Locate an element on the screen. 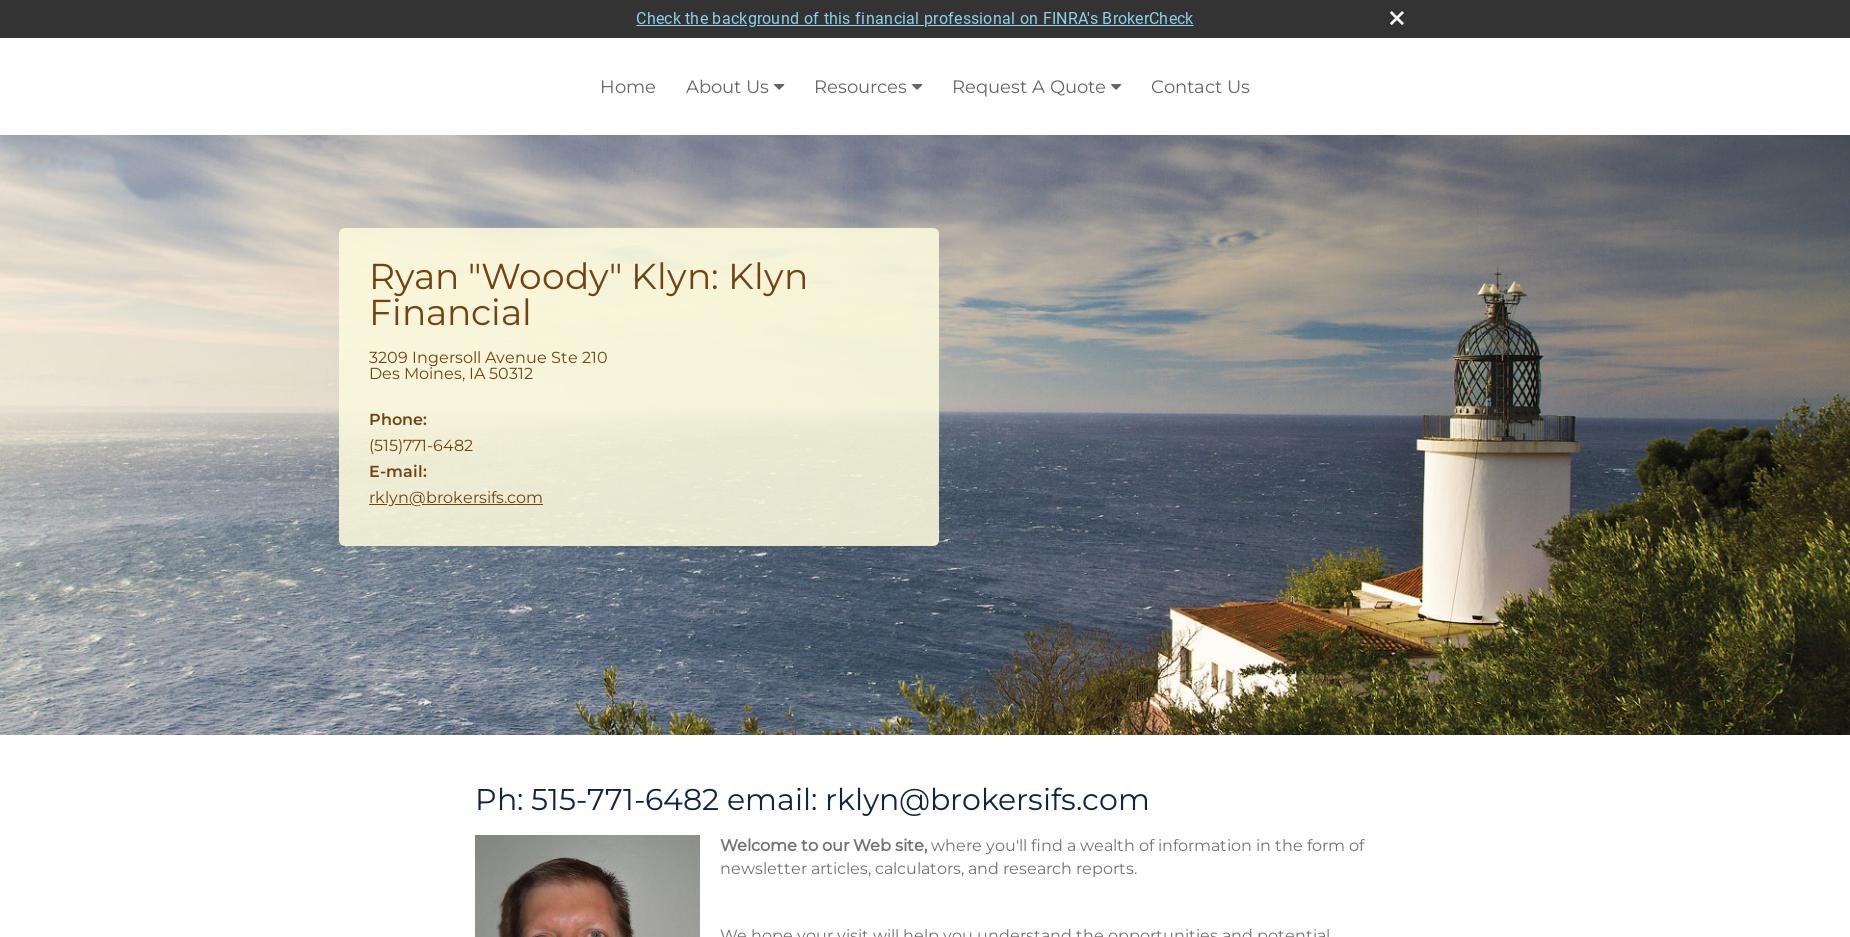 This screenshot has width=1850, height=937. 'More Calculators' is located at coordinates (440, 896).